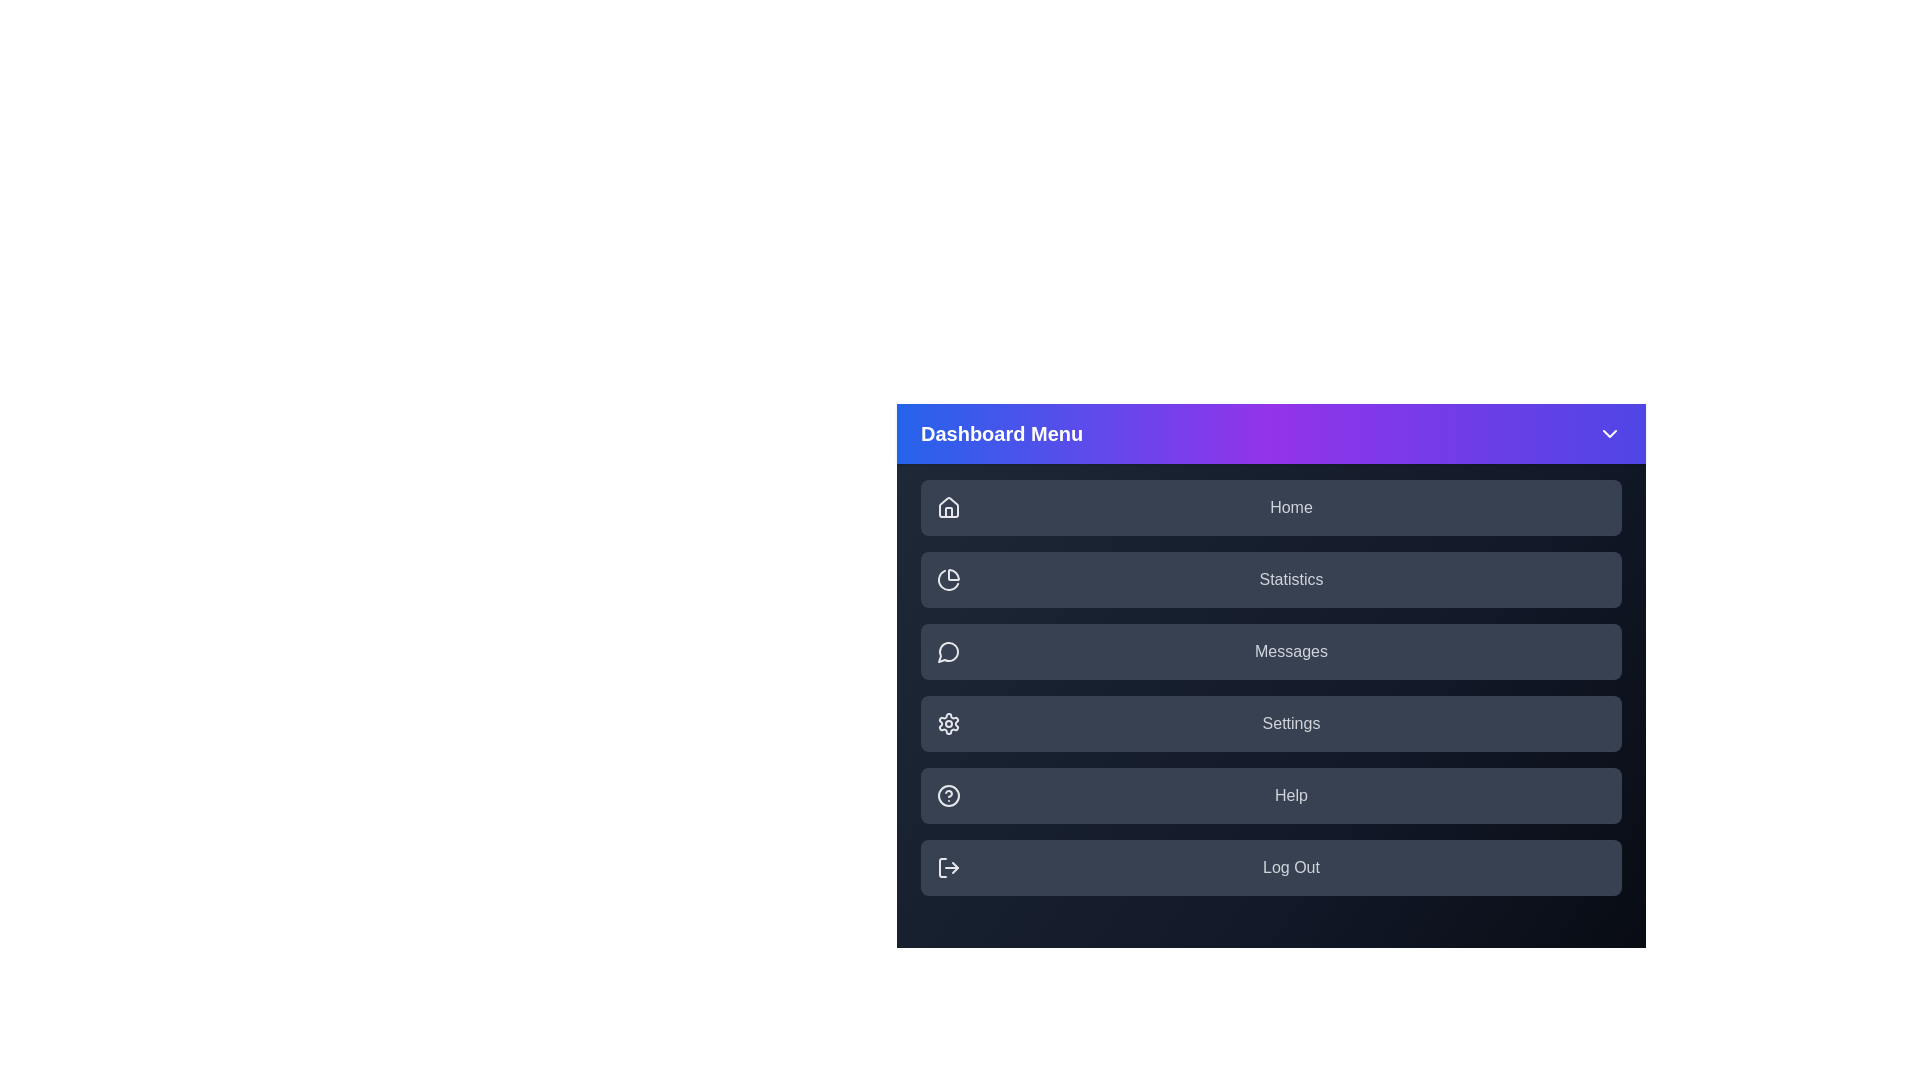  What do you see at coordinates (948, 794) in the screenshot?
I see `the icon corresponding to the menu item Help` at bounding box center [948, 794].